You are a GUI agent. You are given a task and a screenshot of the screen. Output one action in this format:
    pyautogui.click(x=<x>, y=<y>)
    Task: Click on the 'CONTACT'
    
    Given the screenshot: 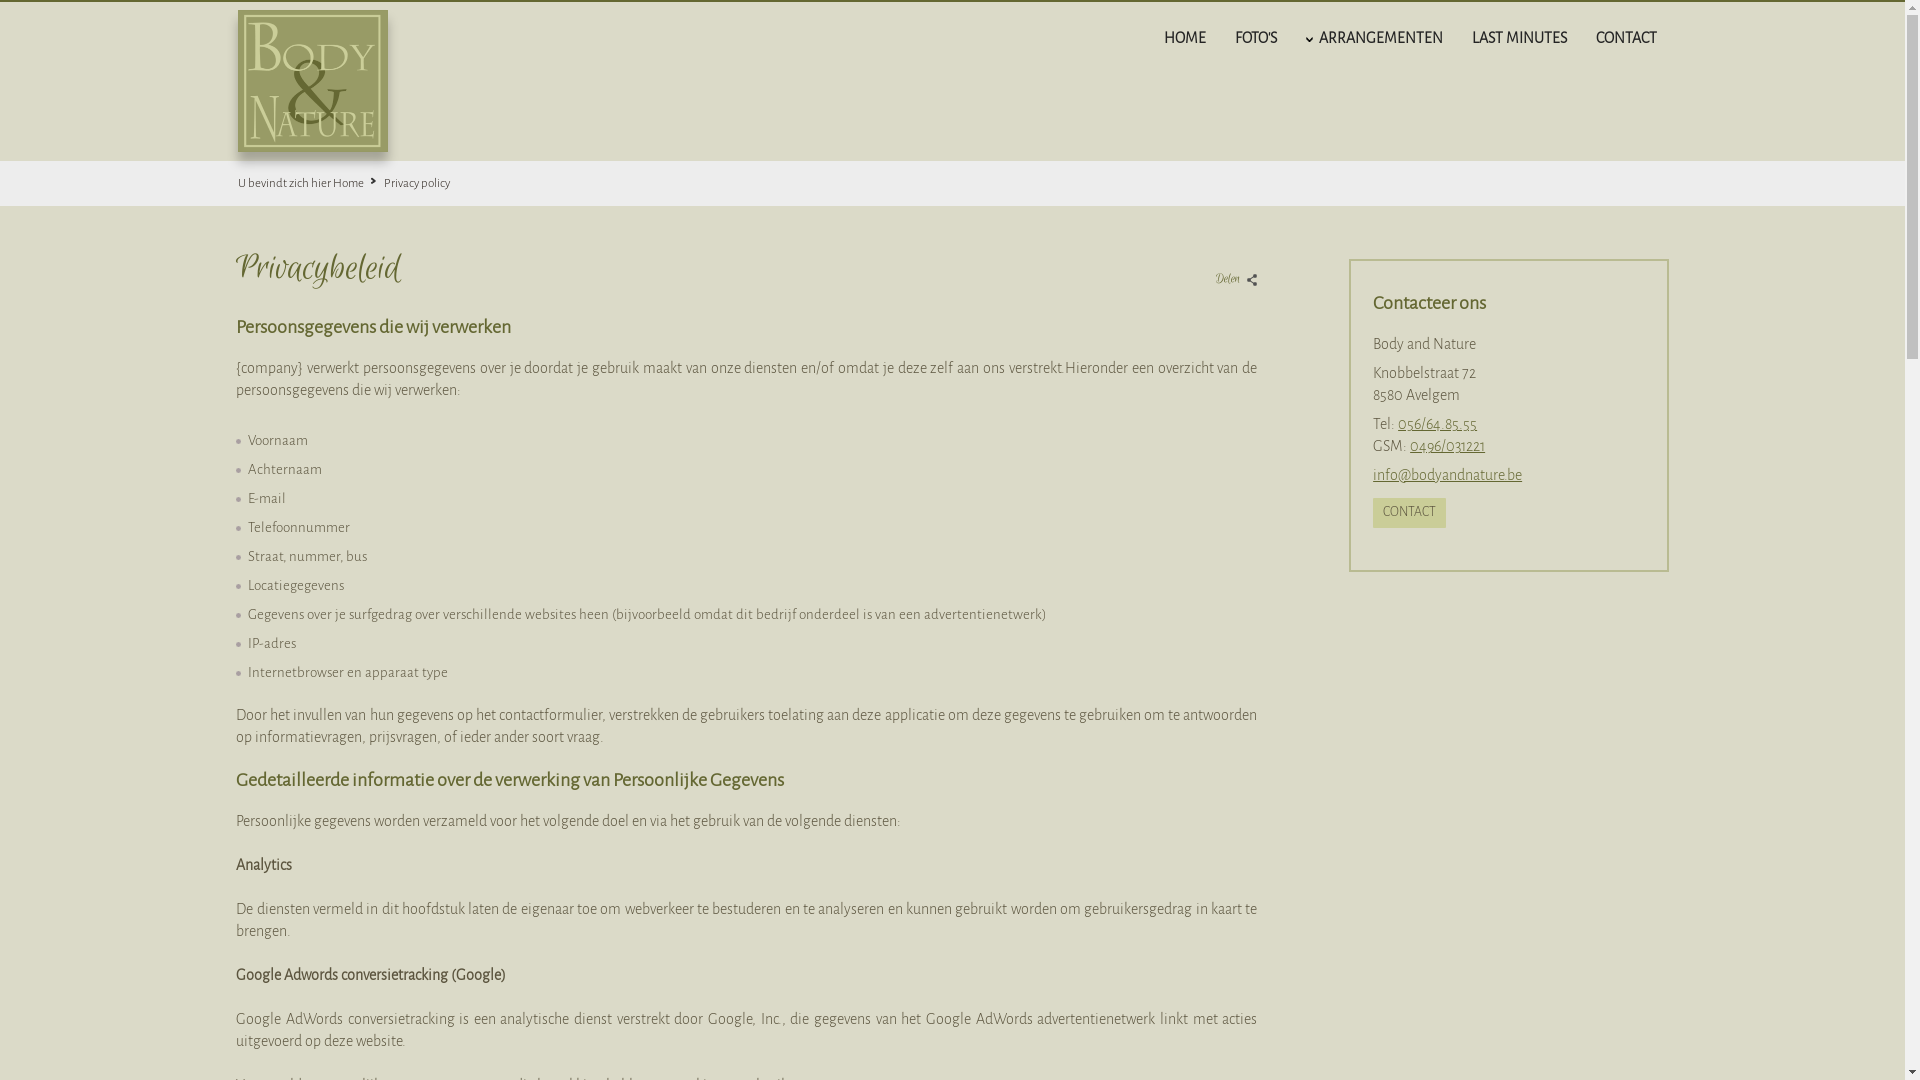 What is the action you would take?
    pyautogui.click(x=1408, y=512)
    